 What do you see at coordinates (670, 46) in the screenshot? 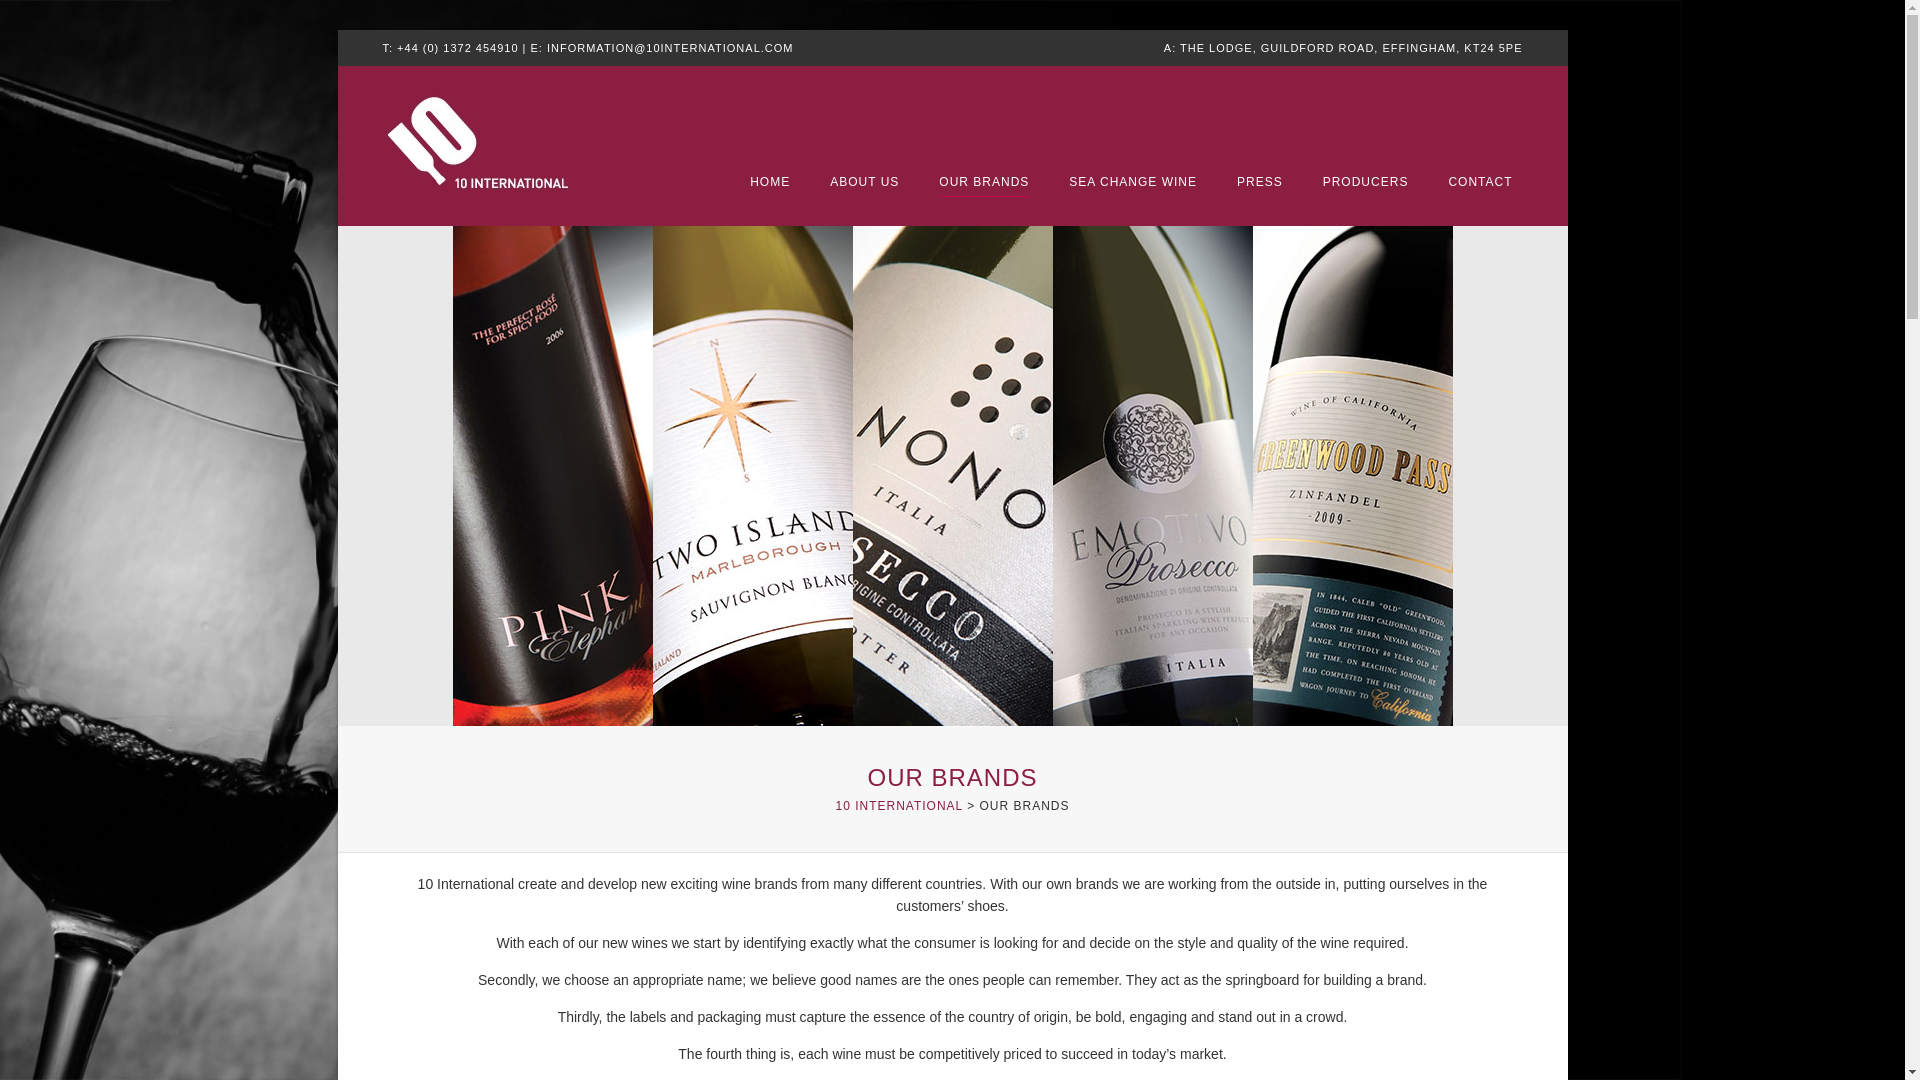
I see `'INFORMATION@10INTERNATIONAL.COM'` at bounding box center [670, 46].